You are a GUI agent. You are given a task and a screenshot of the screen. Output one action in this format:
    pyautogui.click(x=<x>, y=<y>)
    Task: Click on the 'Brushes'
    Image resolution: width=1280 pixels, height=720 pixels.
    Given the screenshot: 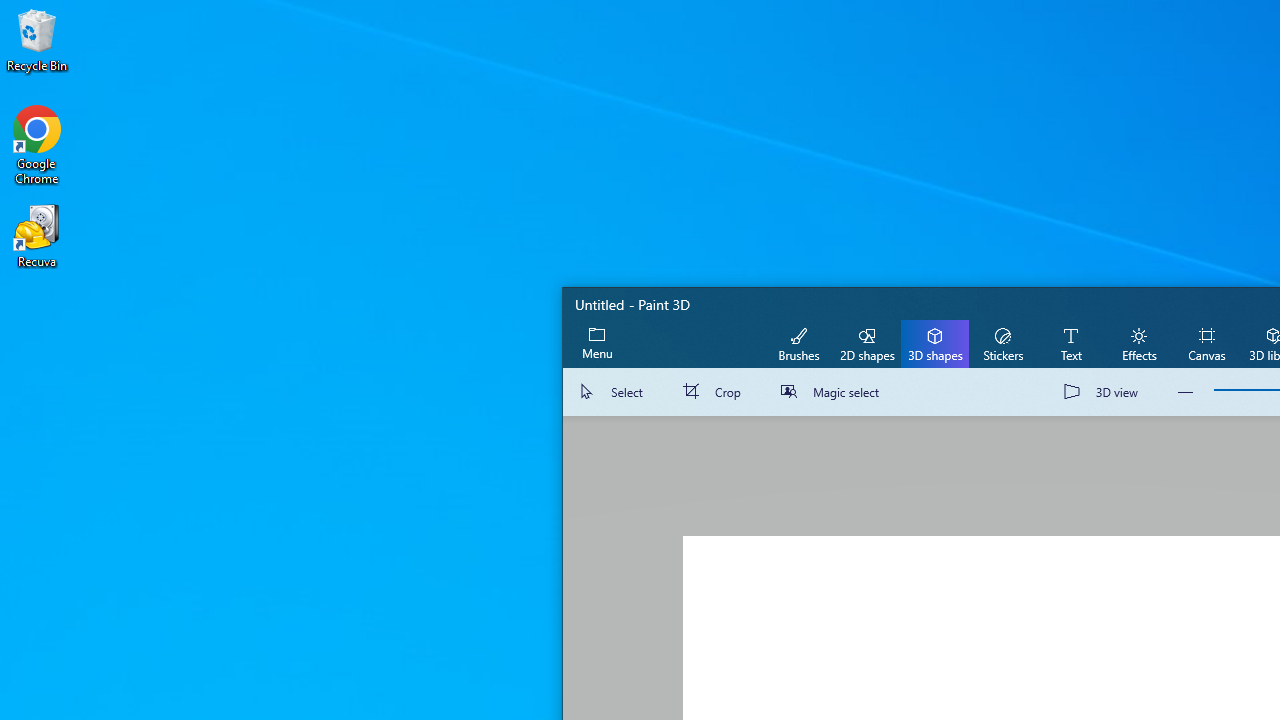 What is the action you would take?
    pyautogui.click(x=798, y=342)
    